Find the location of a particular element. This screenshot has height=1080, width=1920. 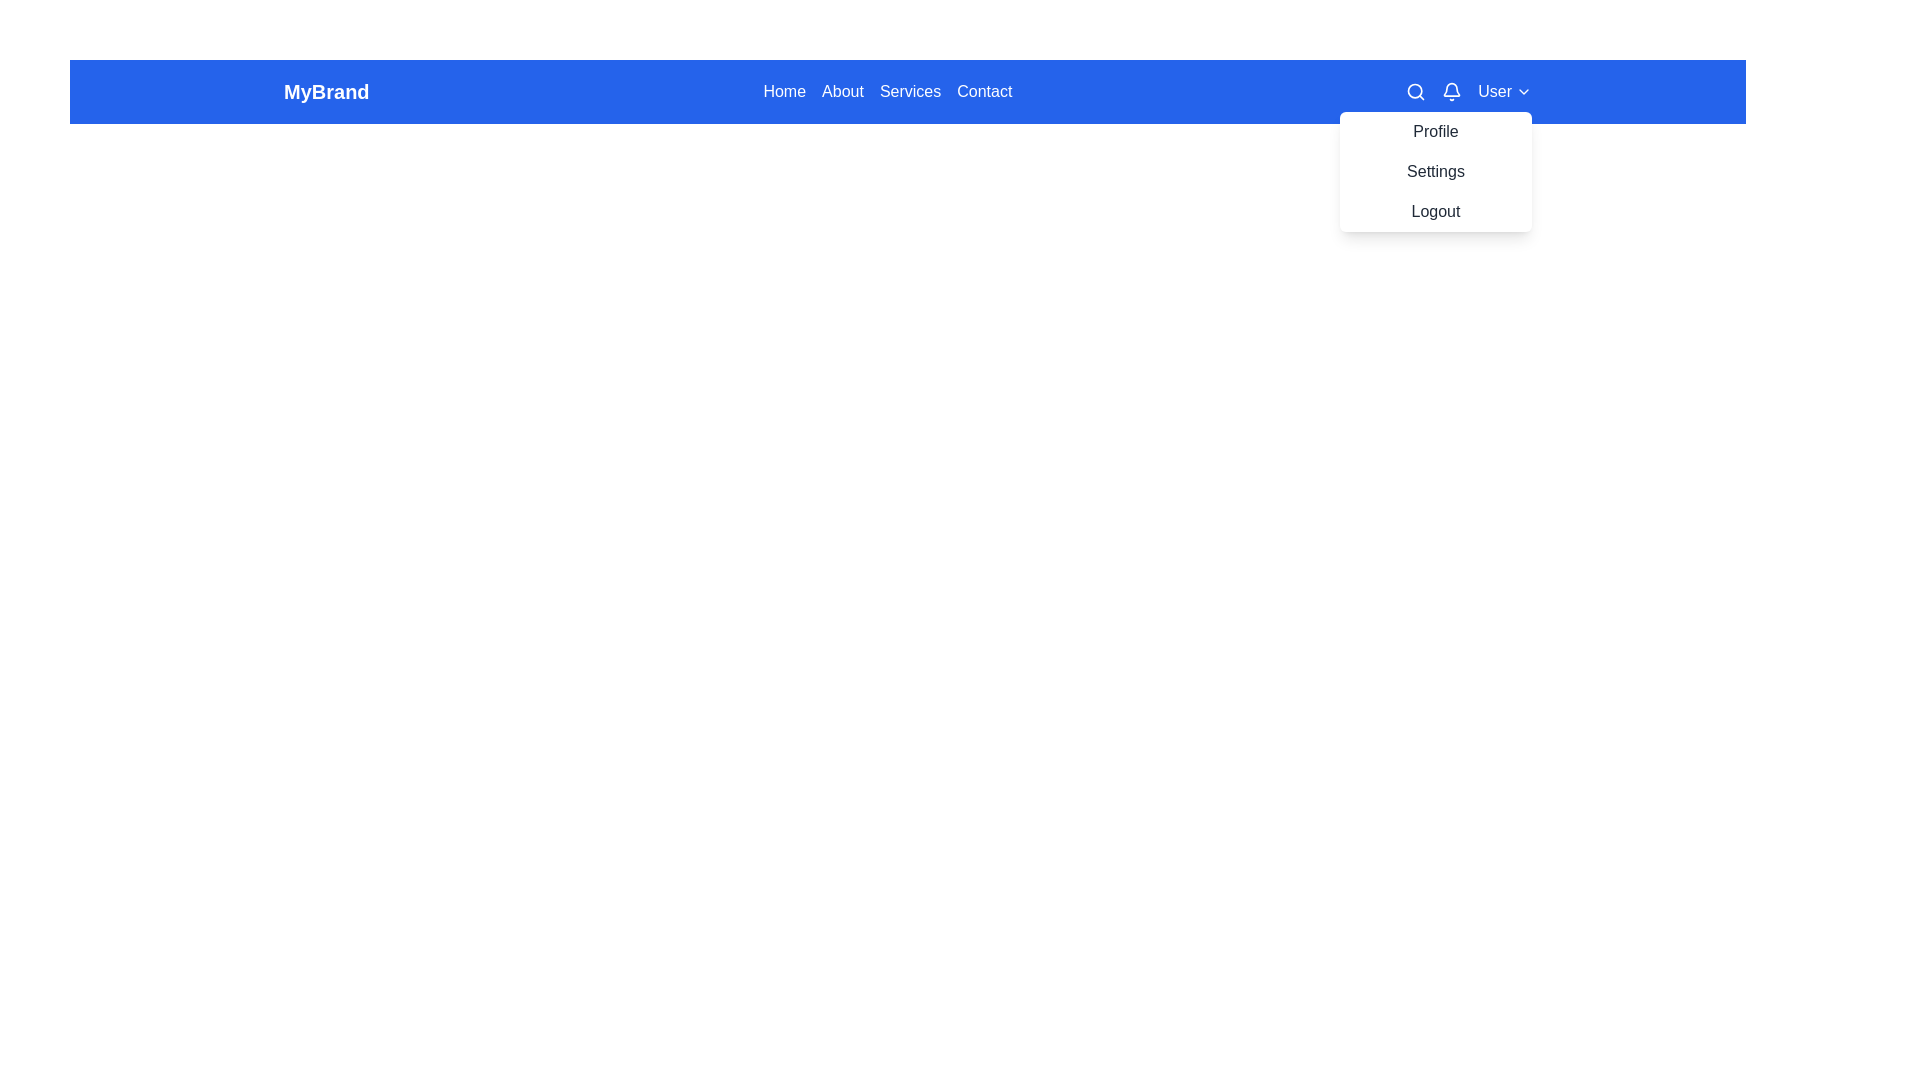

the bell-shaped icon button used to signify notifications is located at coordinates (1452, 92).